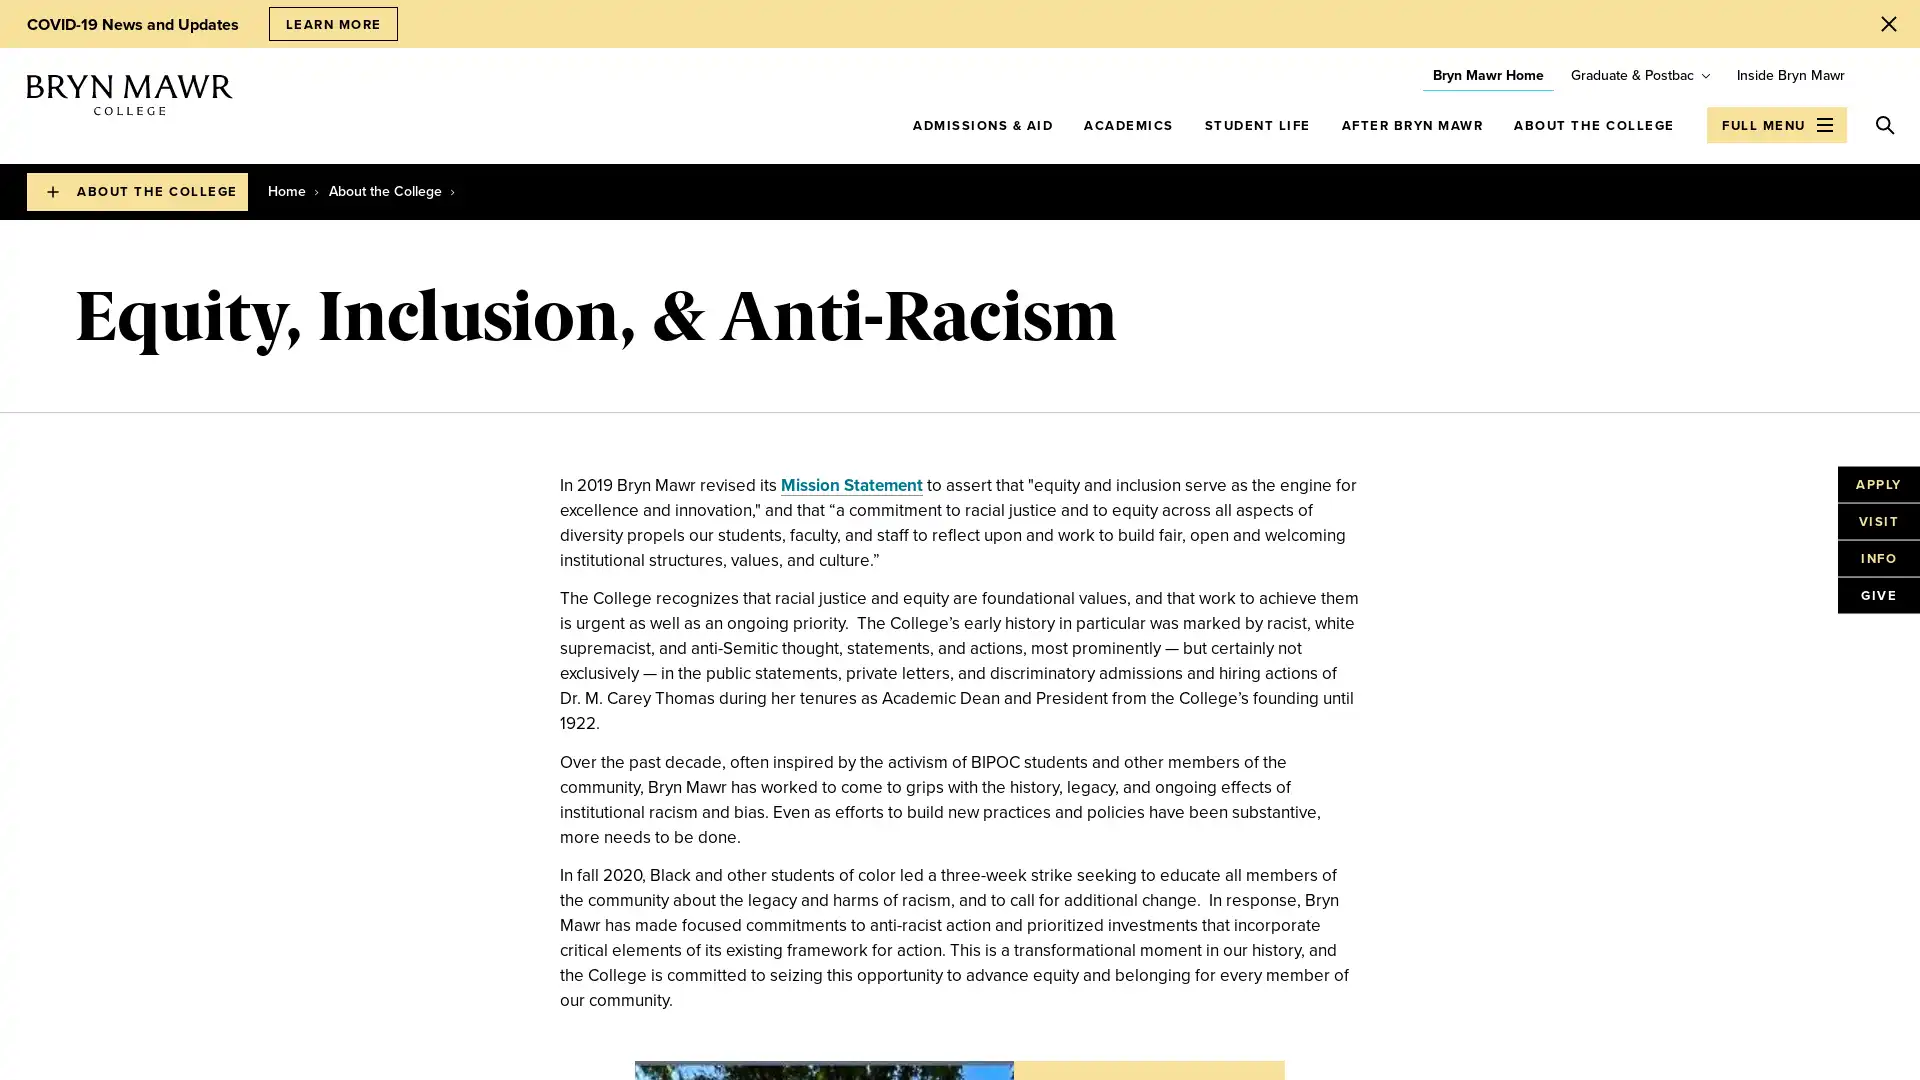 This screenshot has width=1920, height=1080. Describe the element at coordinates (1632, 74) in the screenshot. I see `Graduate & Postbac` at that location.